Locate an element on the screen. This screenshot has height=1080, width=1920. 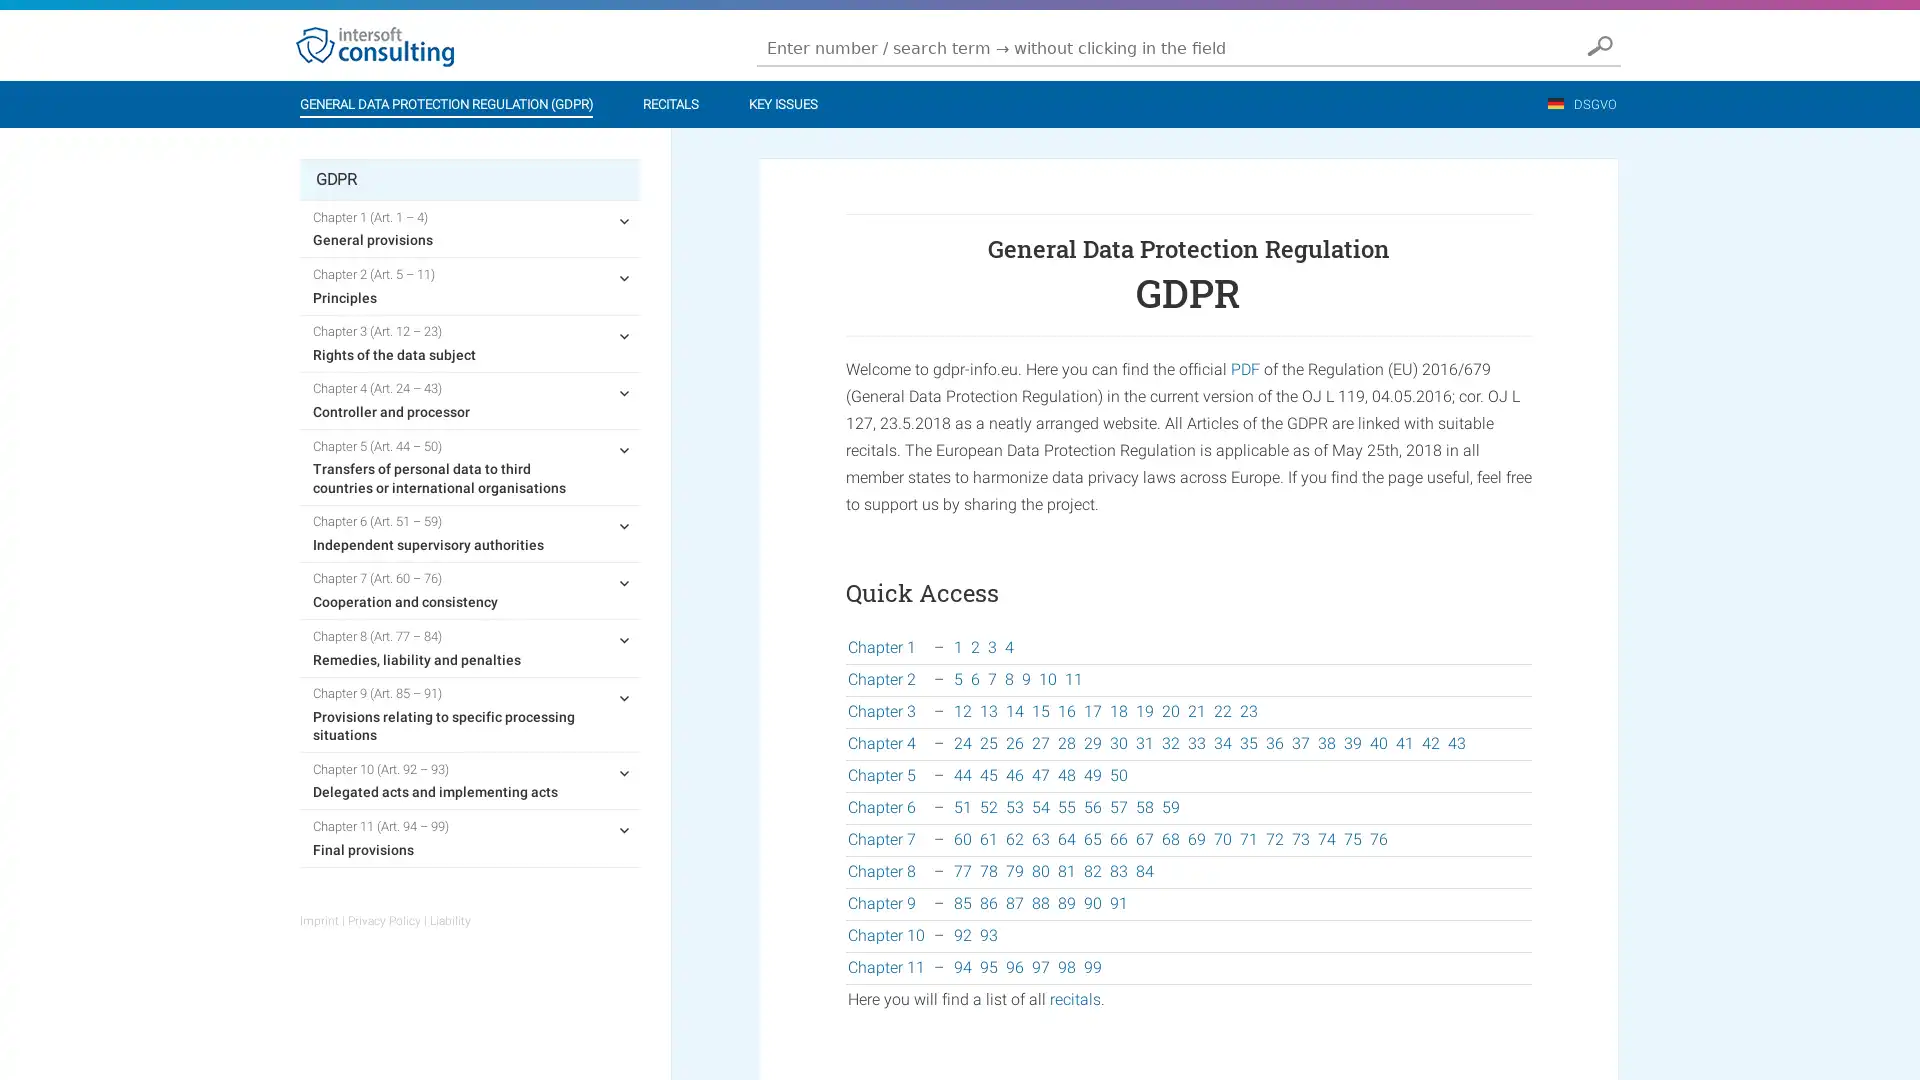
expand child menu is located at coordinates (623, 220).